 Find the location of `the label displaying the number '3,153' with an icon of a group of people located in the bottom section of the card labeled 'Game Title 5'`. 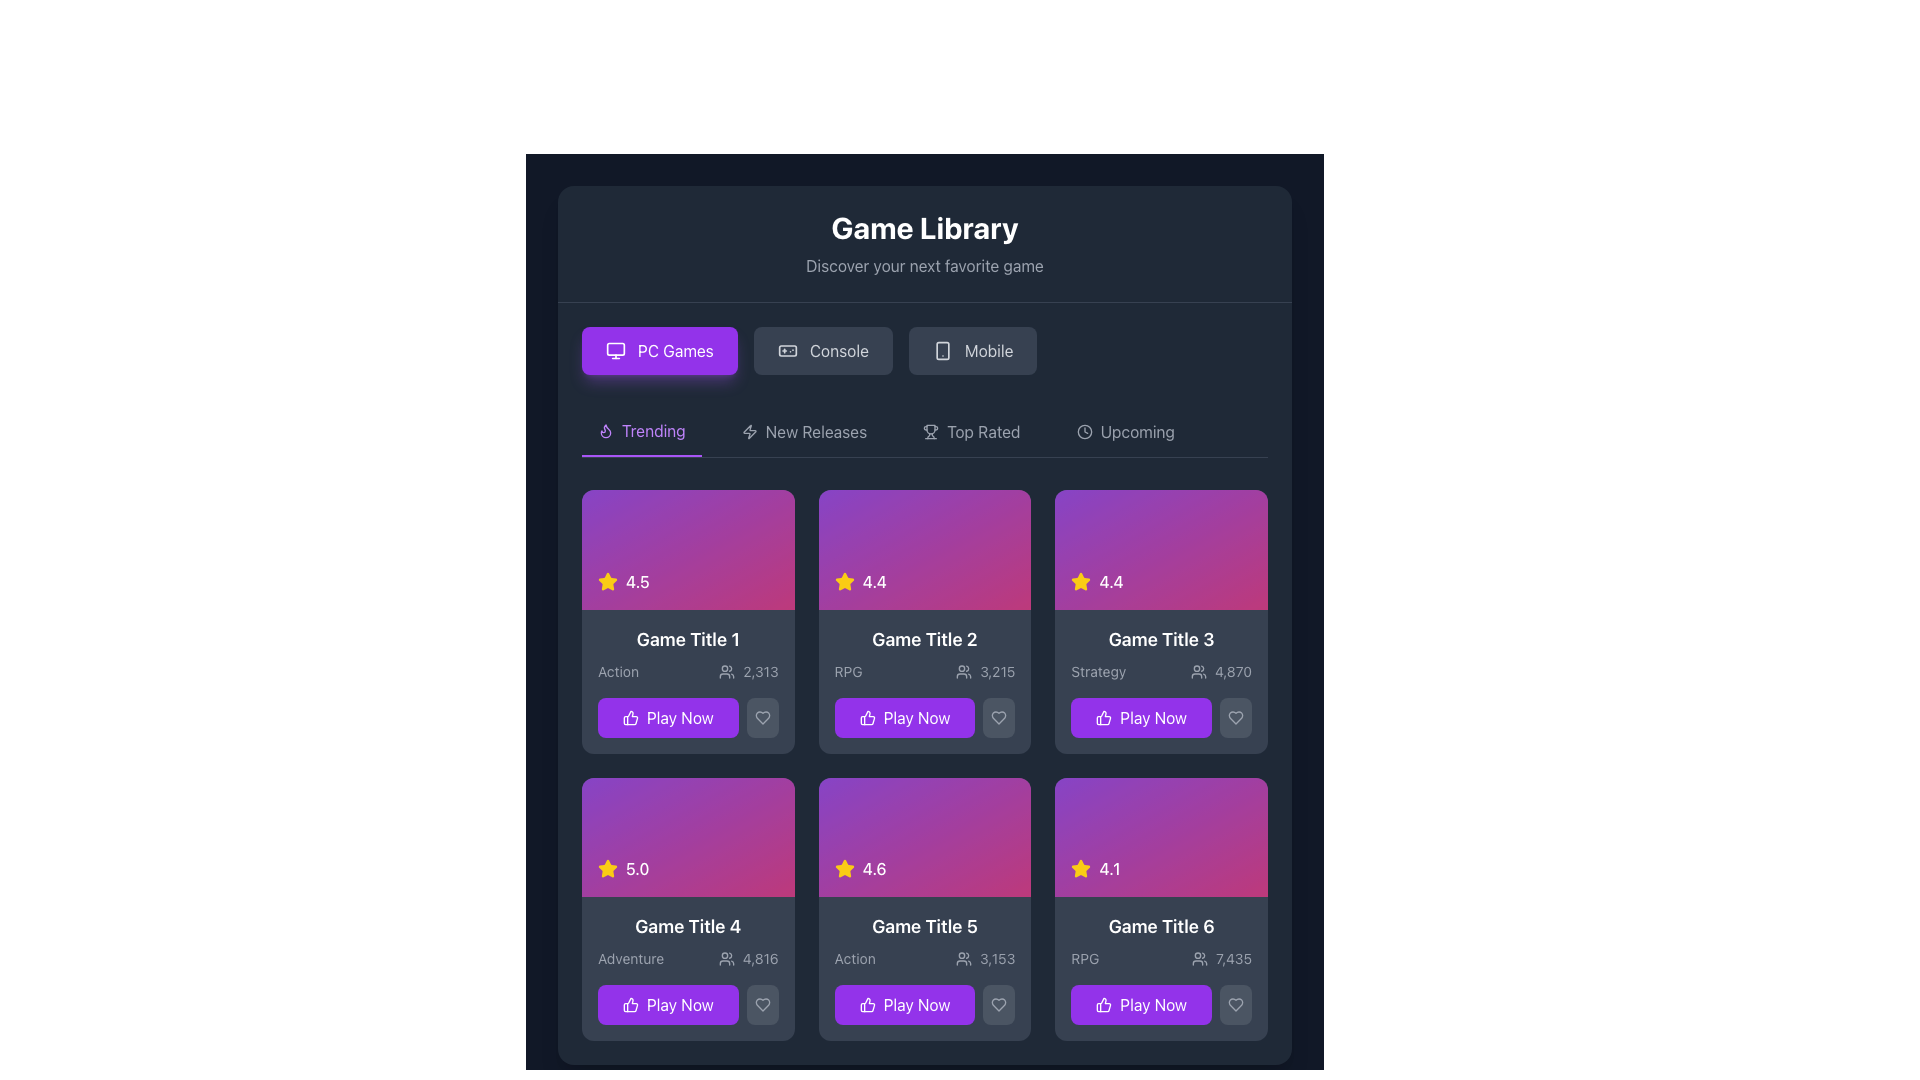

the label displaying the number '3,153' with an icon of a group of people located in the bottom section of the card labeled 'Game Title 5' is located at coordinates (985, 958).